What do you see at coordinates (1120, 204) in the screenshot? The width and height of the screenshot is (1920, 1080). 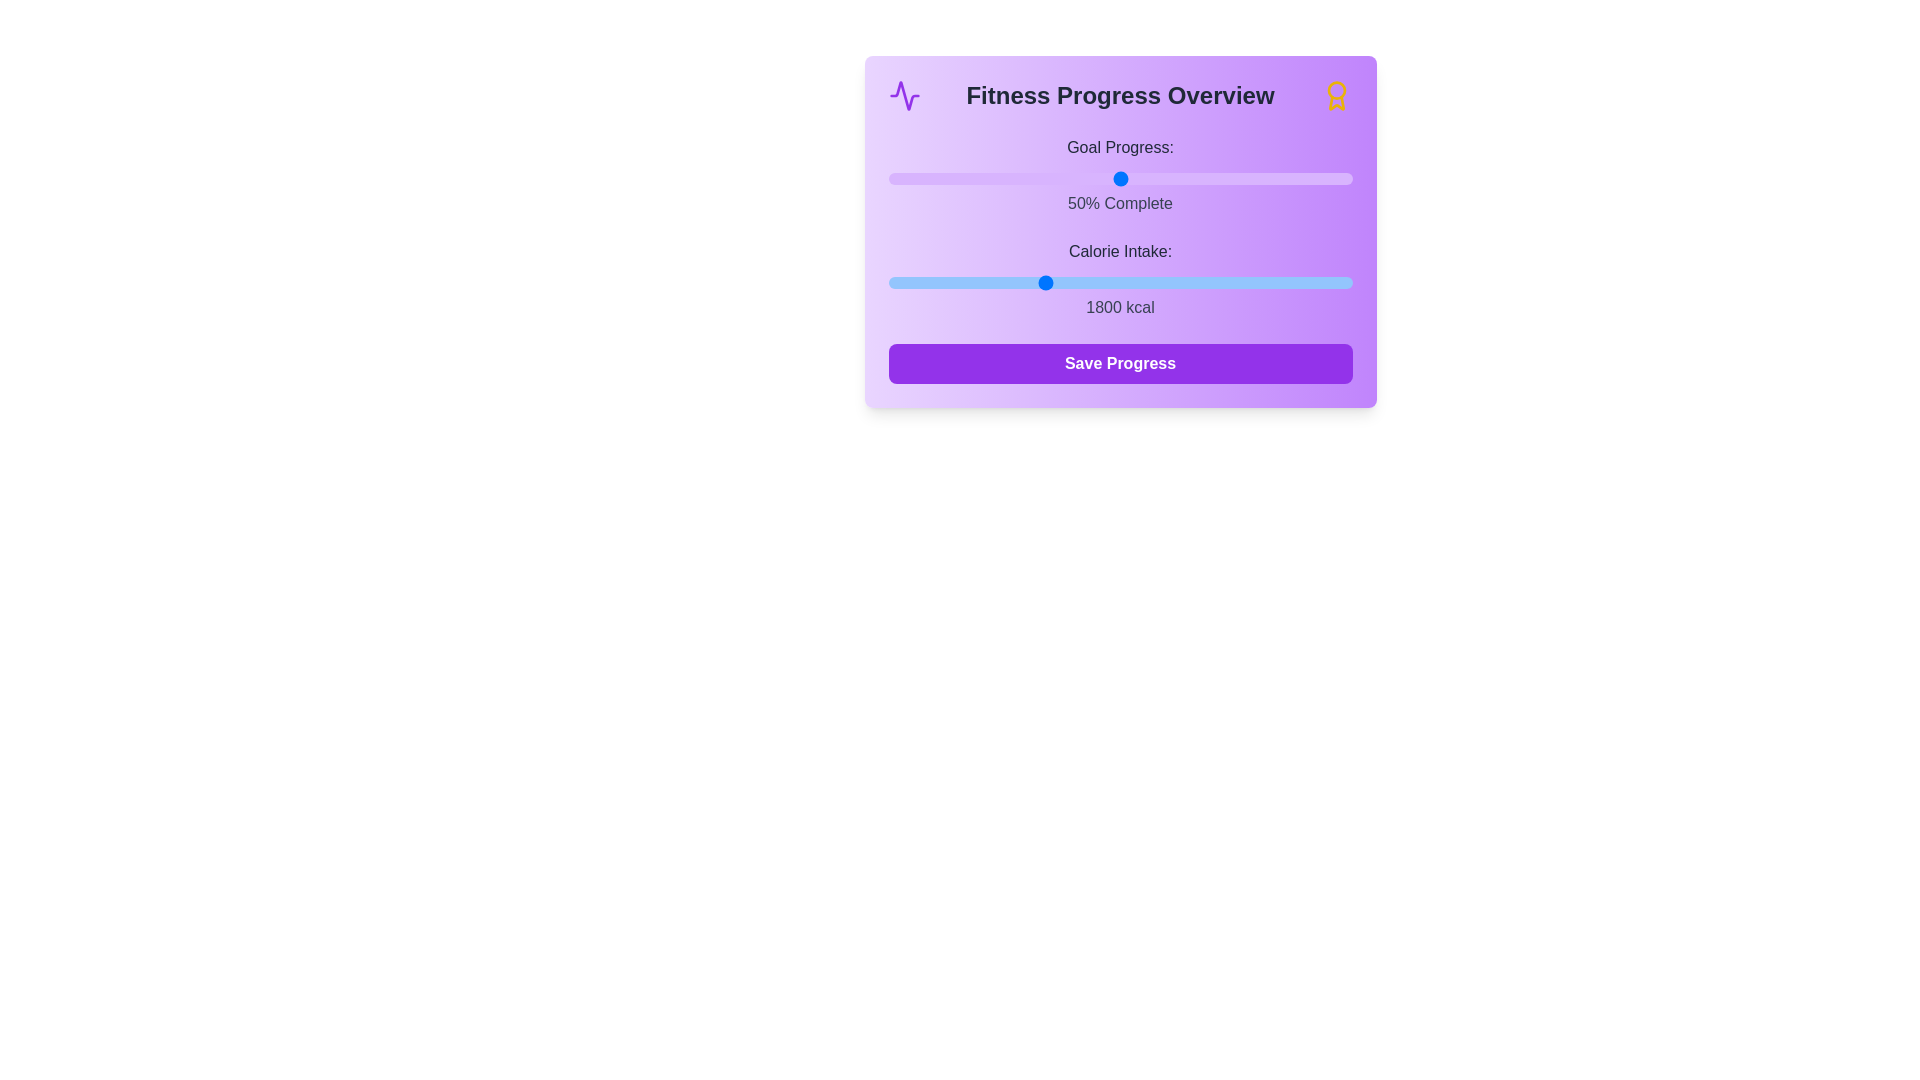 I see `the Text label that displays the progress percentage, located at the bottom of the 'Goal Progress' section, just below the progress bar` at bounding box center [1120, 204].